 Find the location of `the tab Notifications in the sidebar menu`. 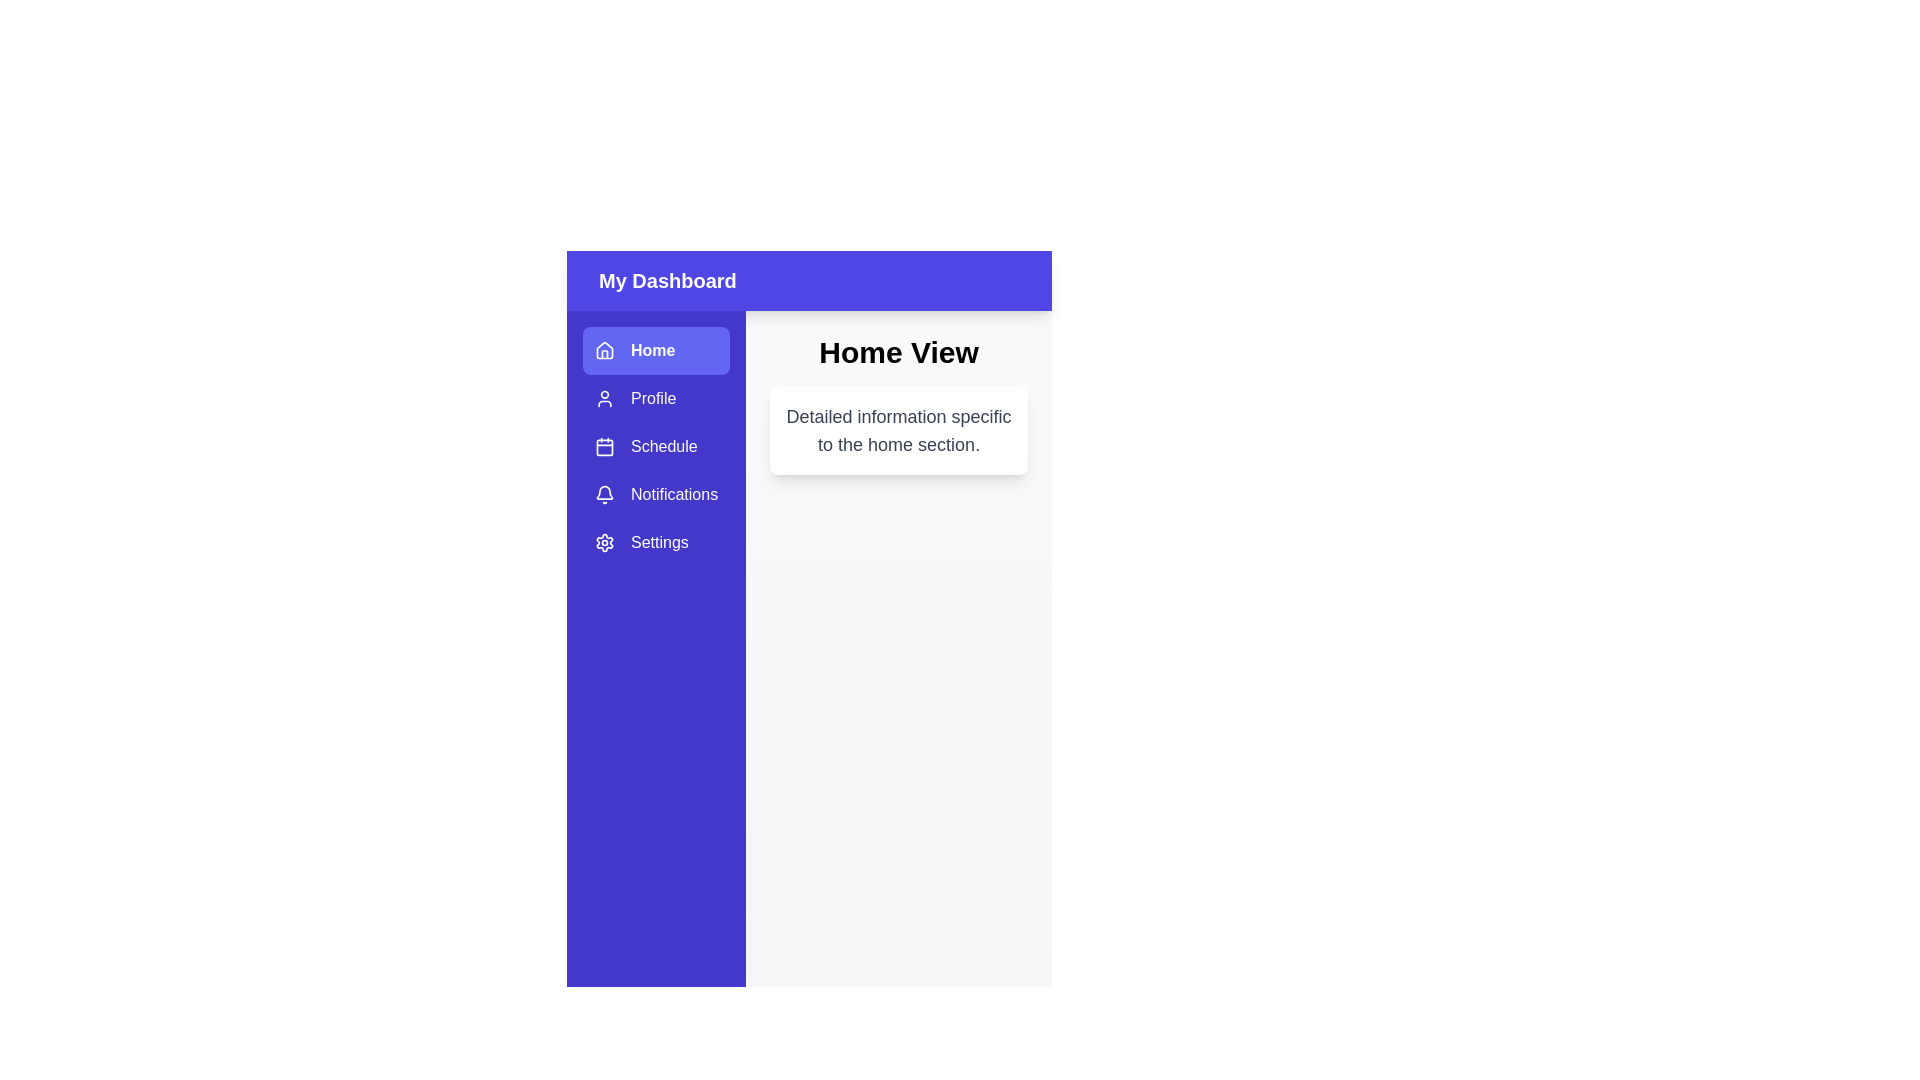

the tab Notifications in the sidebar menu is located at coordinates (656, 494).